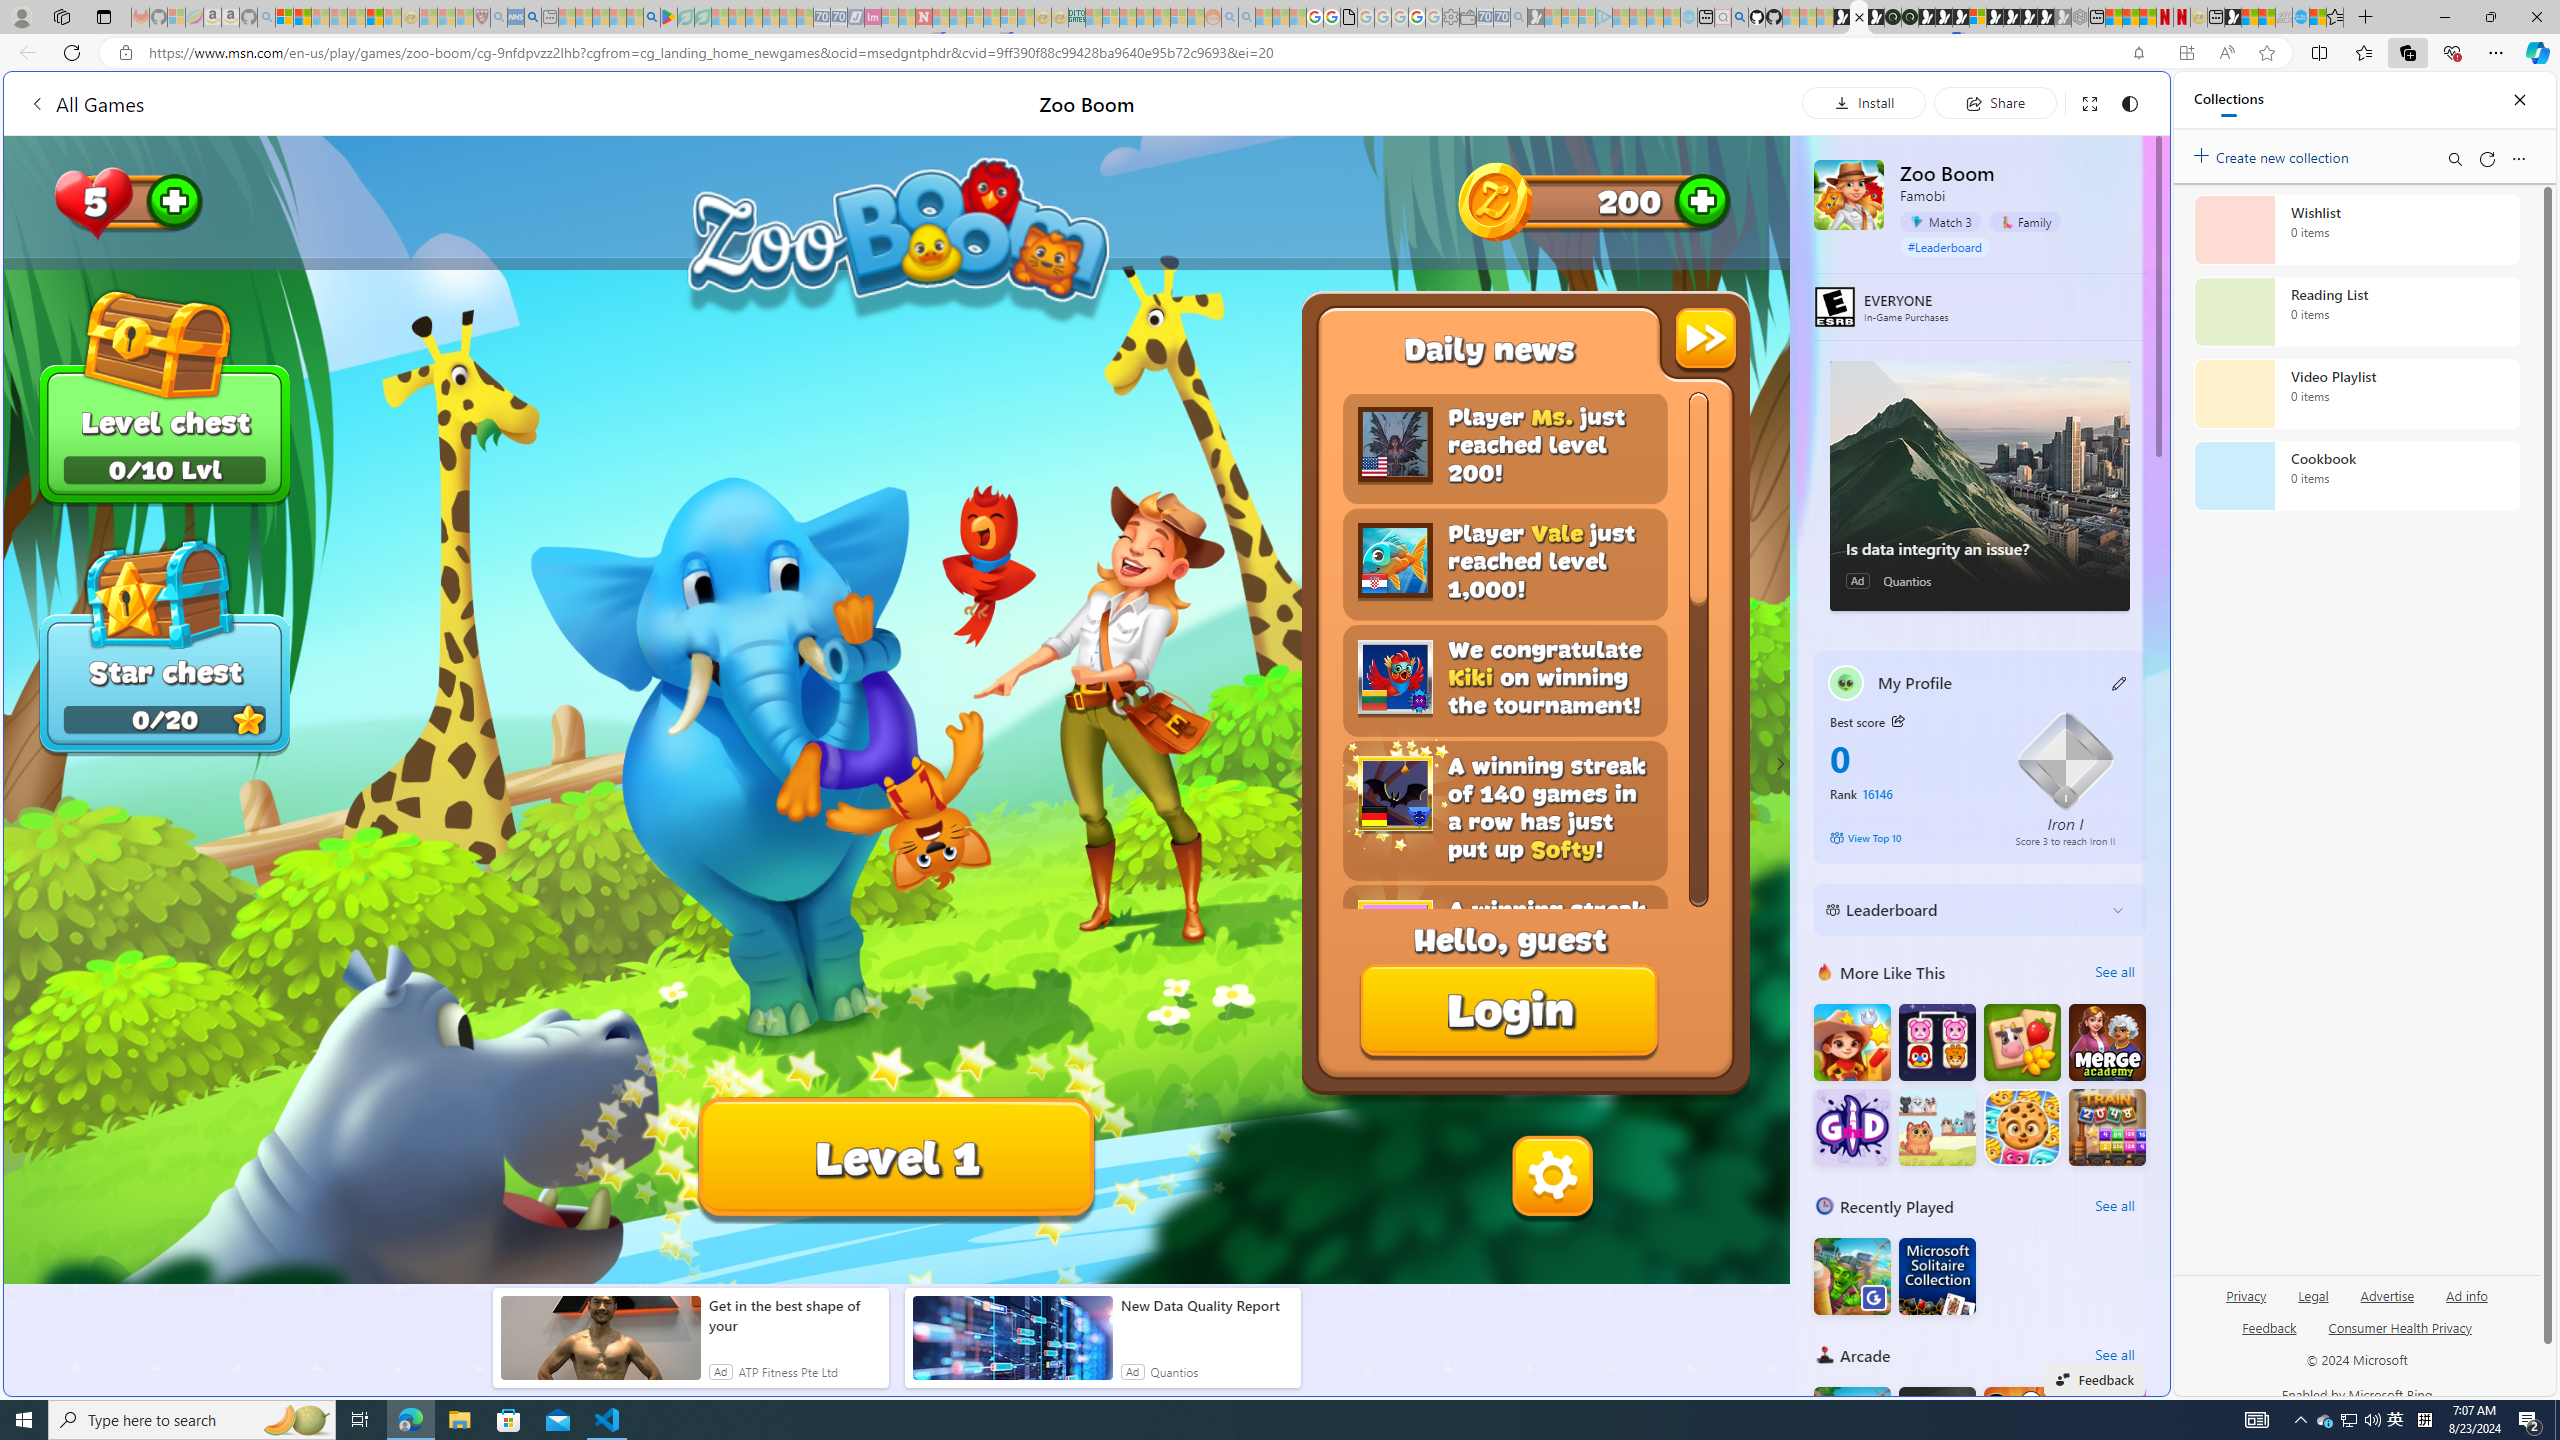  Describe the element at coordinates (872, 16) in the screenshot. I see `'Jobs - lastminute.com Investor Portal - Sleeping'` at that location.